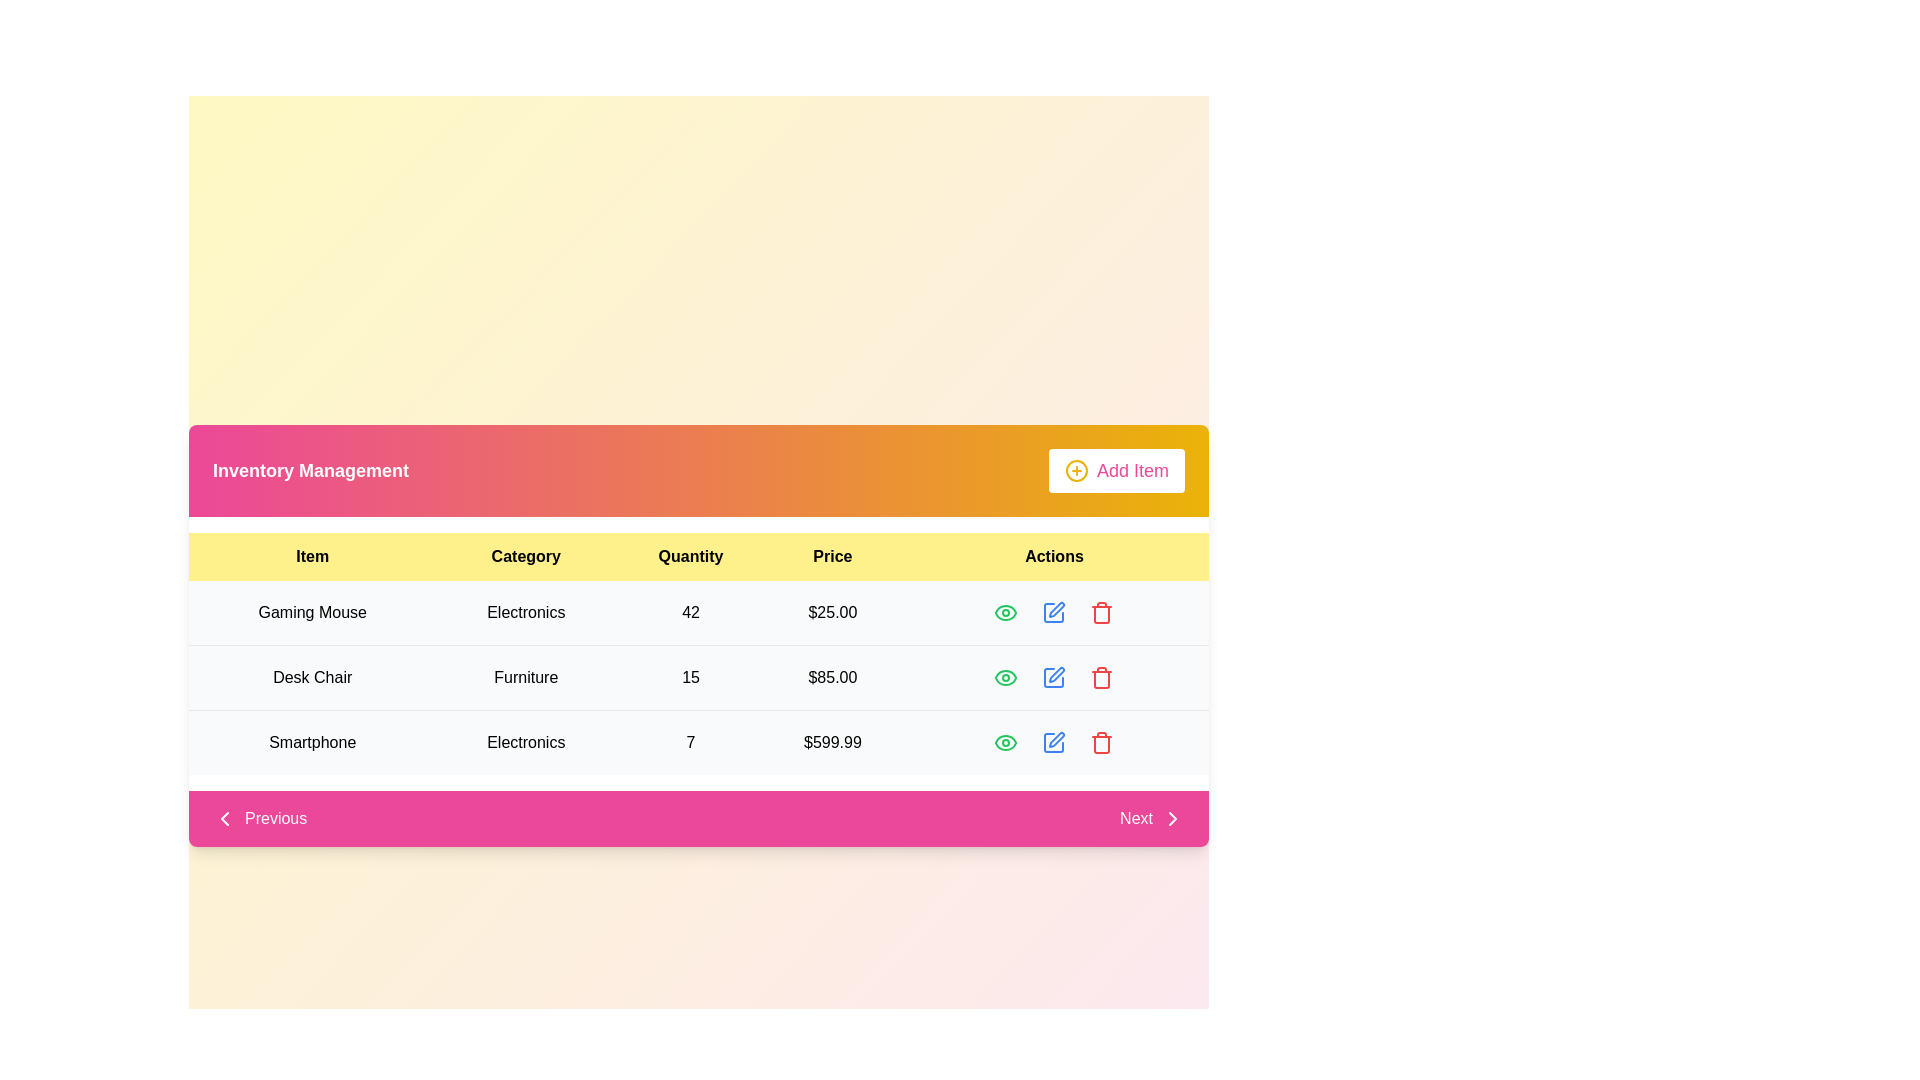 The width and height of the screenshot is (1920, 1080). I want to click on the edit icon located in the Actions column of the third row in the table, so click(1053, 743).